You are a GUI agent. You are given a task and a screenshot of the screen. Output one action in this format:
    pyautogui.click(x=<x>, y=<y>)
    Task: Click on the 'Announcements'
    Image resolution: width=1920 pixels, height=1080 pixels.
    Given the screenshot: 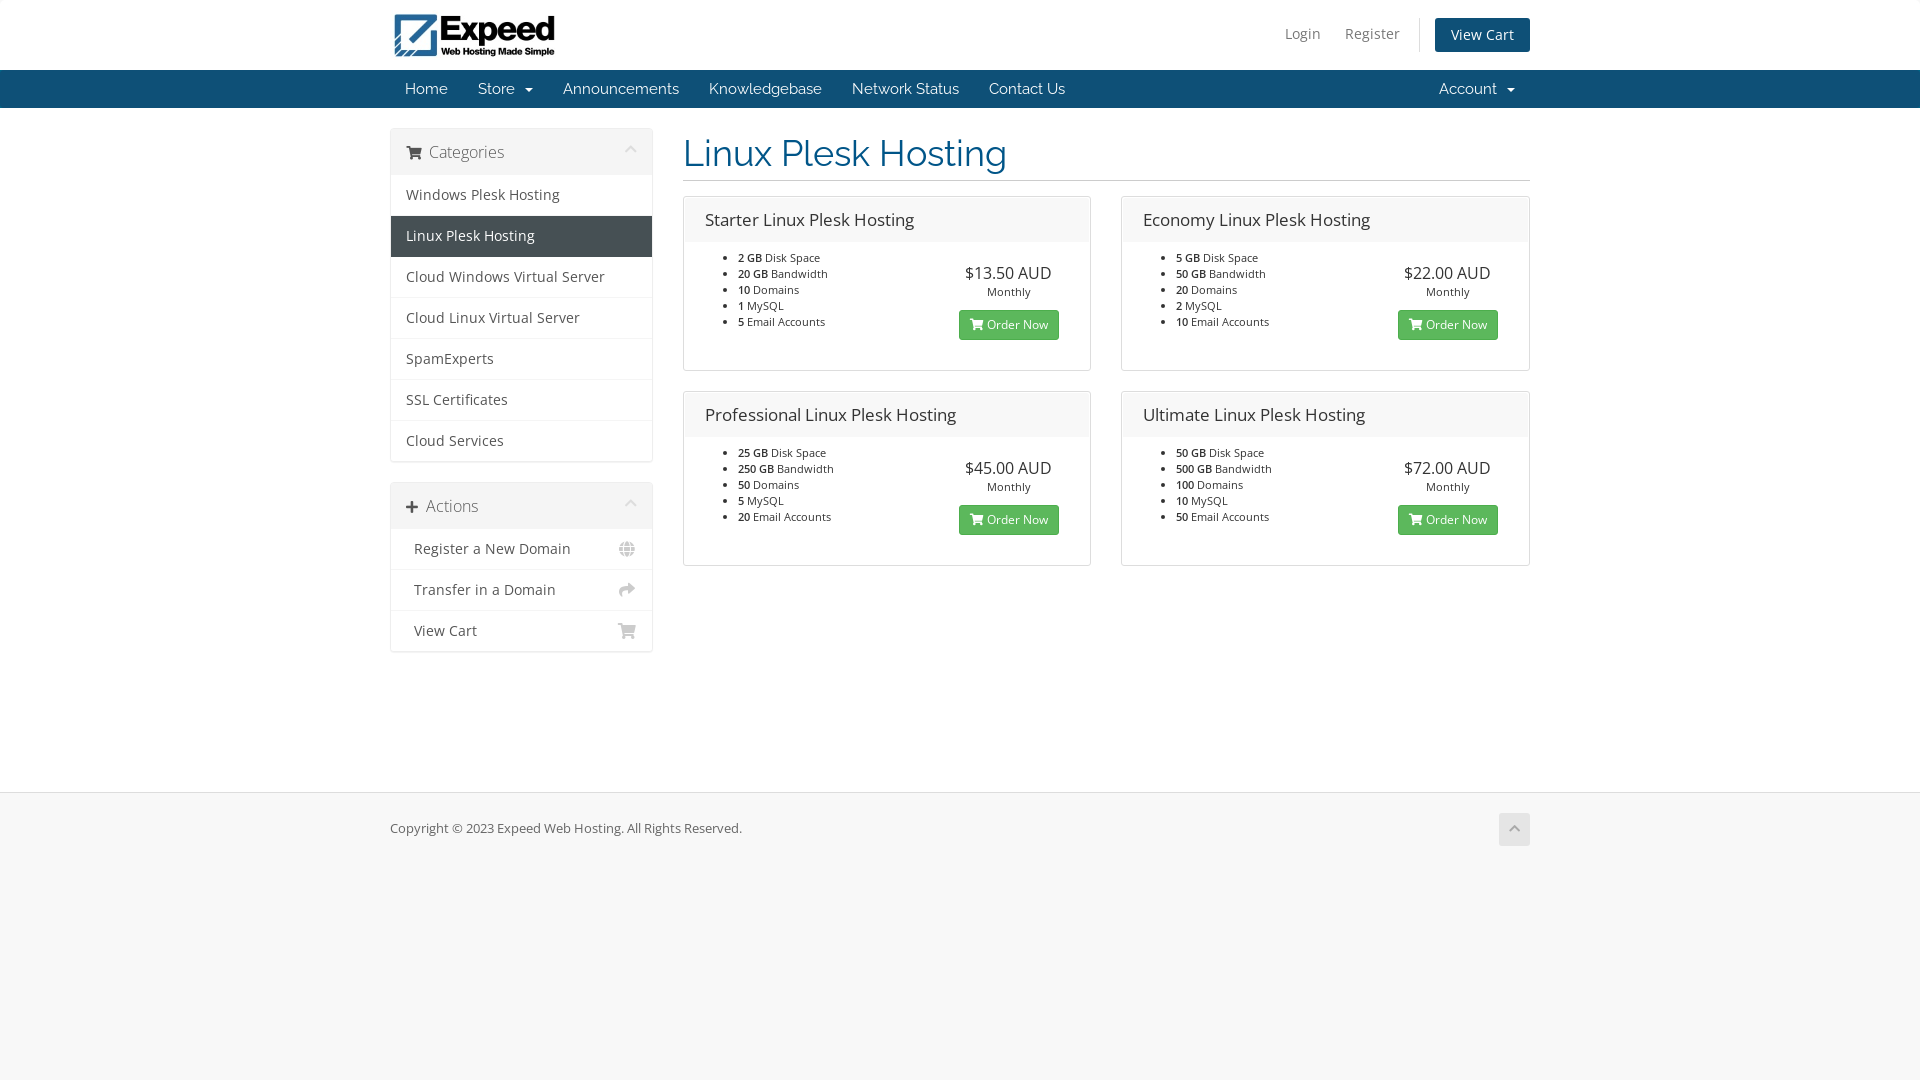 What is the action you would take?
    pyautogui.click(x=619, y=87)
    